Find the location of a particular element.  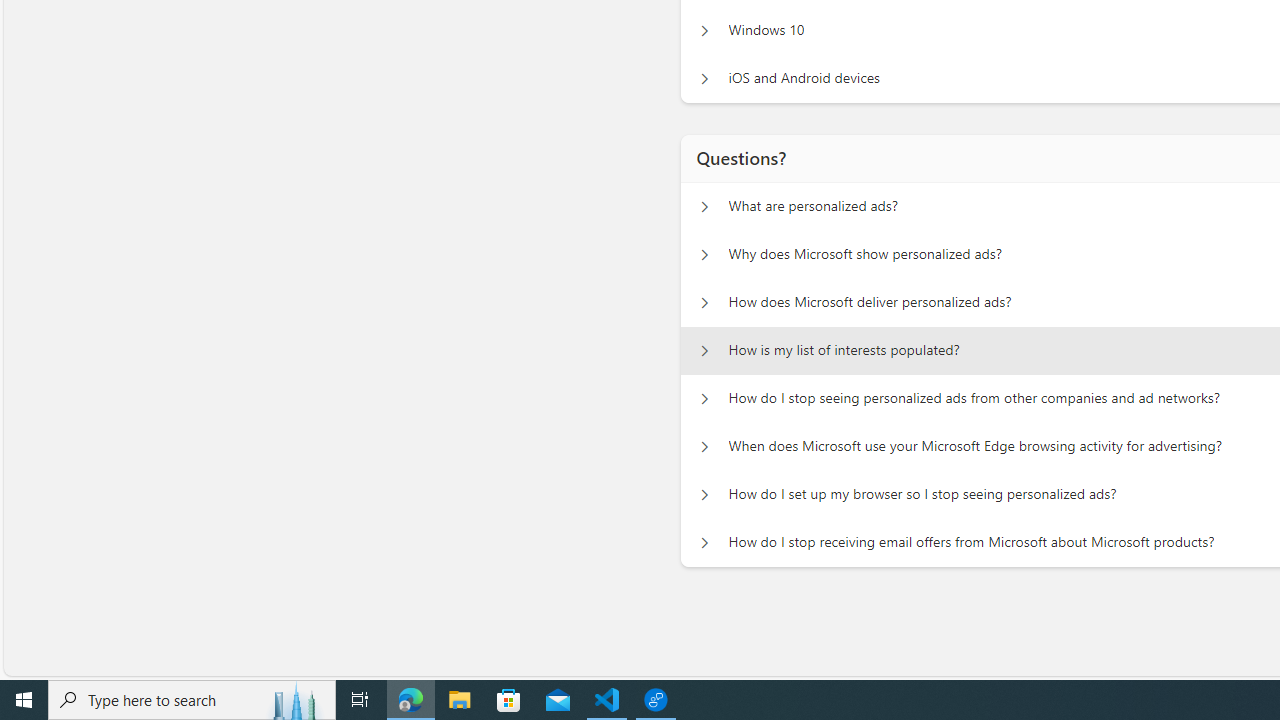

'Questions? How is my list of interests populated?' is located at coordinates (704, 350).